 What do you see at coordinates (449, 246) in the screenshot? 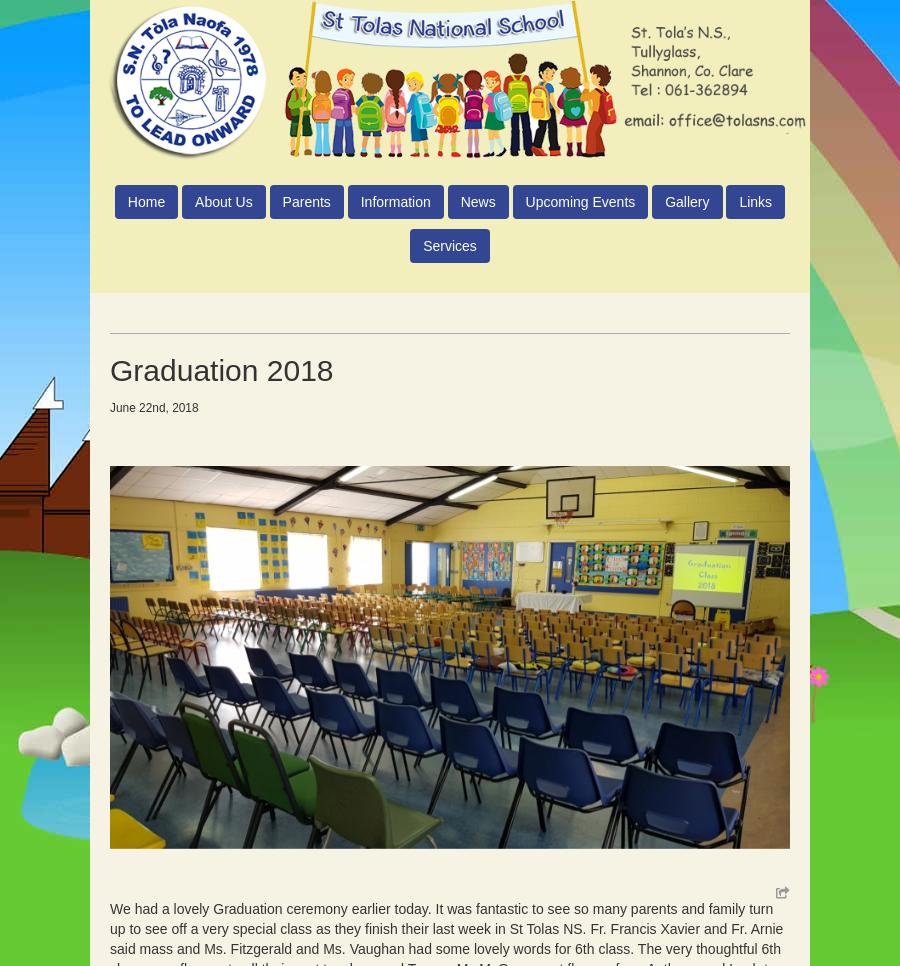
I see `'Services'` at bounding box center [449, 246].